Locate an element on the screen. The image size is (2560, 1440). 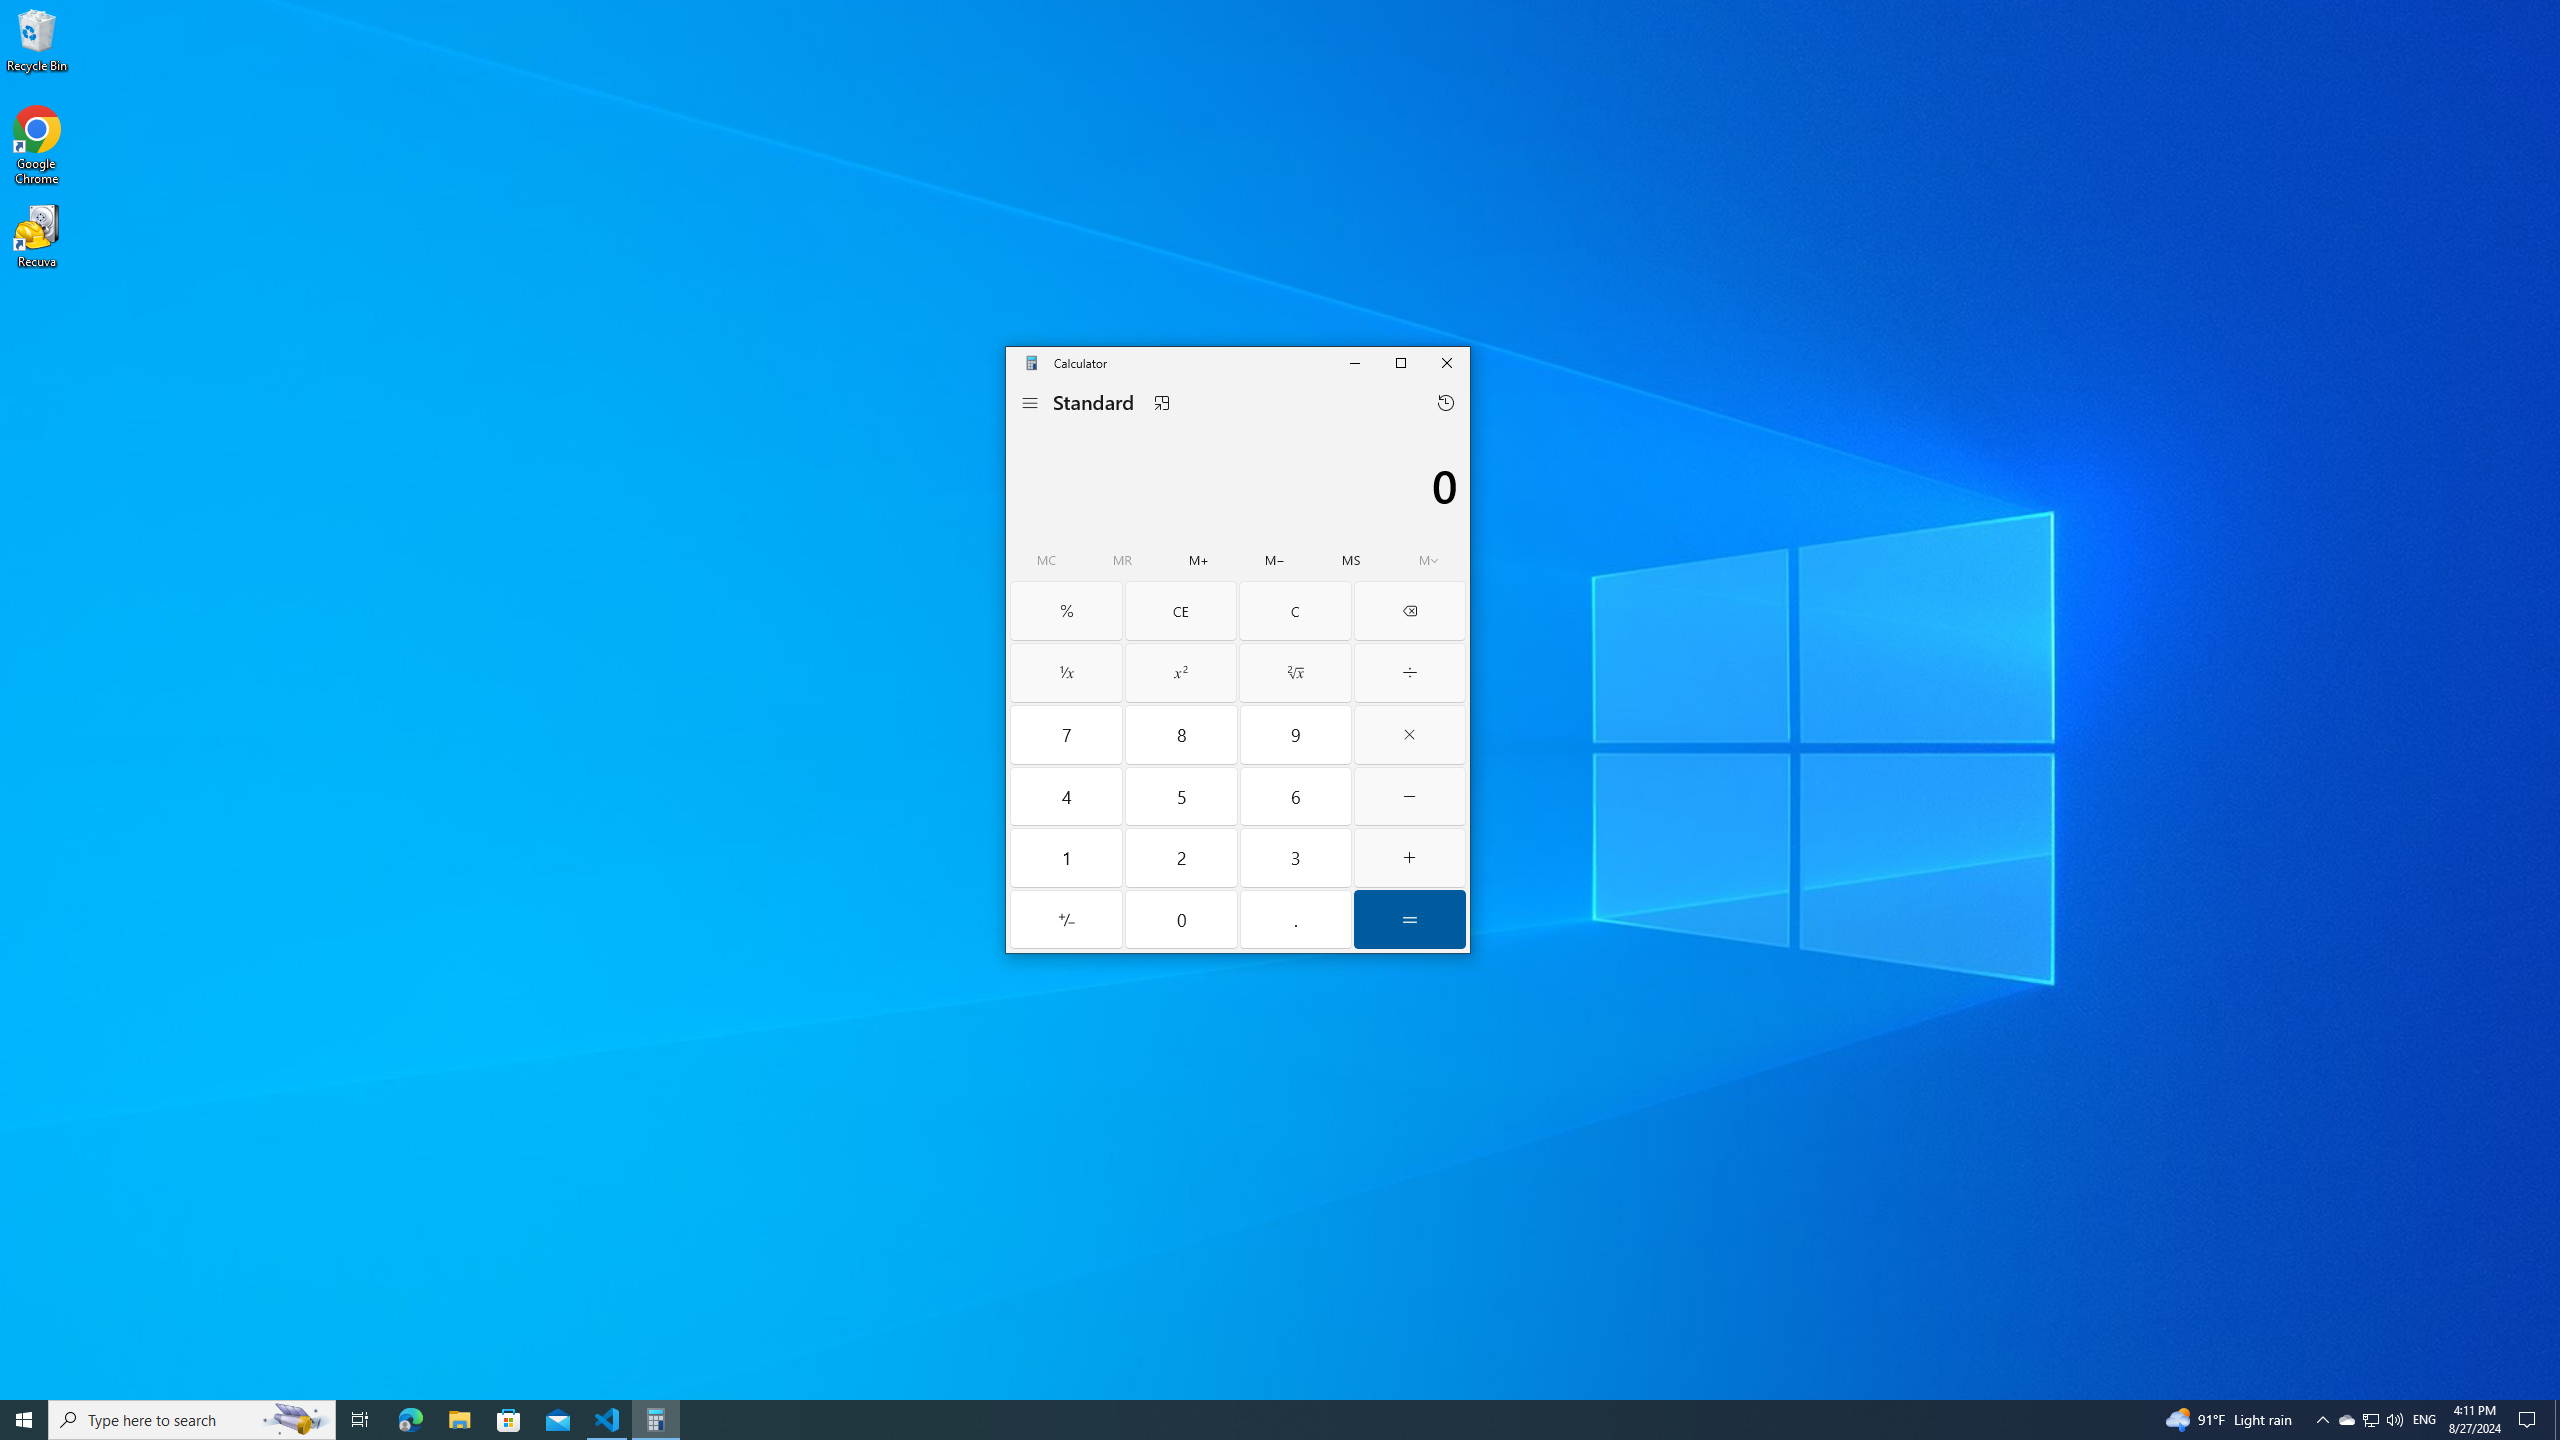
'Open history flyout' is located at coordinates (1446, 402).